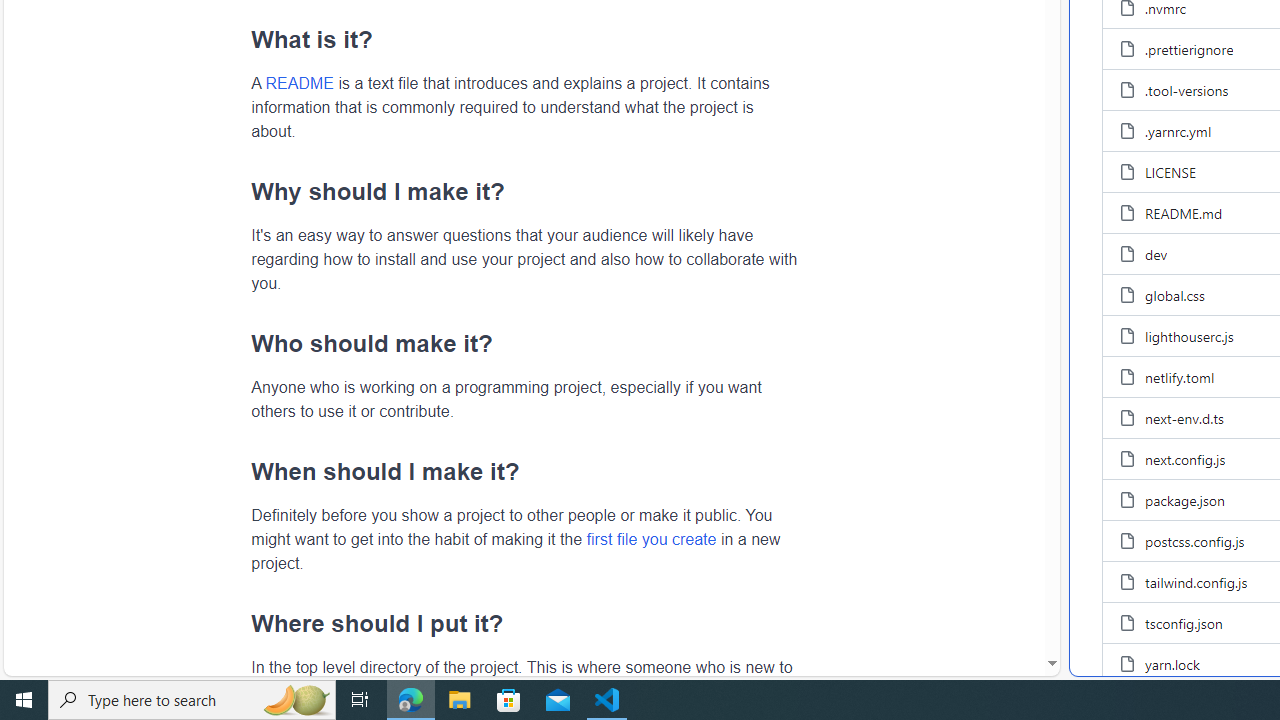 The image size is (1280, 720). Describe the element at coordinates (1187, 90) in the screenshot. I see `'.tool-versions, (File)'` at that location.